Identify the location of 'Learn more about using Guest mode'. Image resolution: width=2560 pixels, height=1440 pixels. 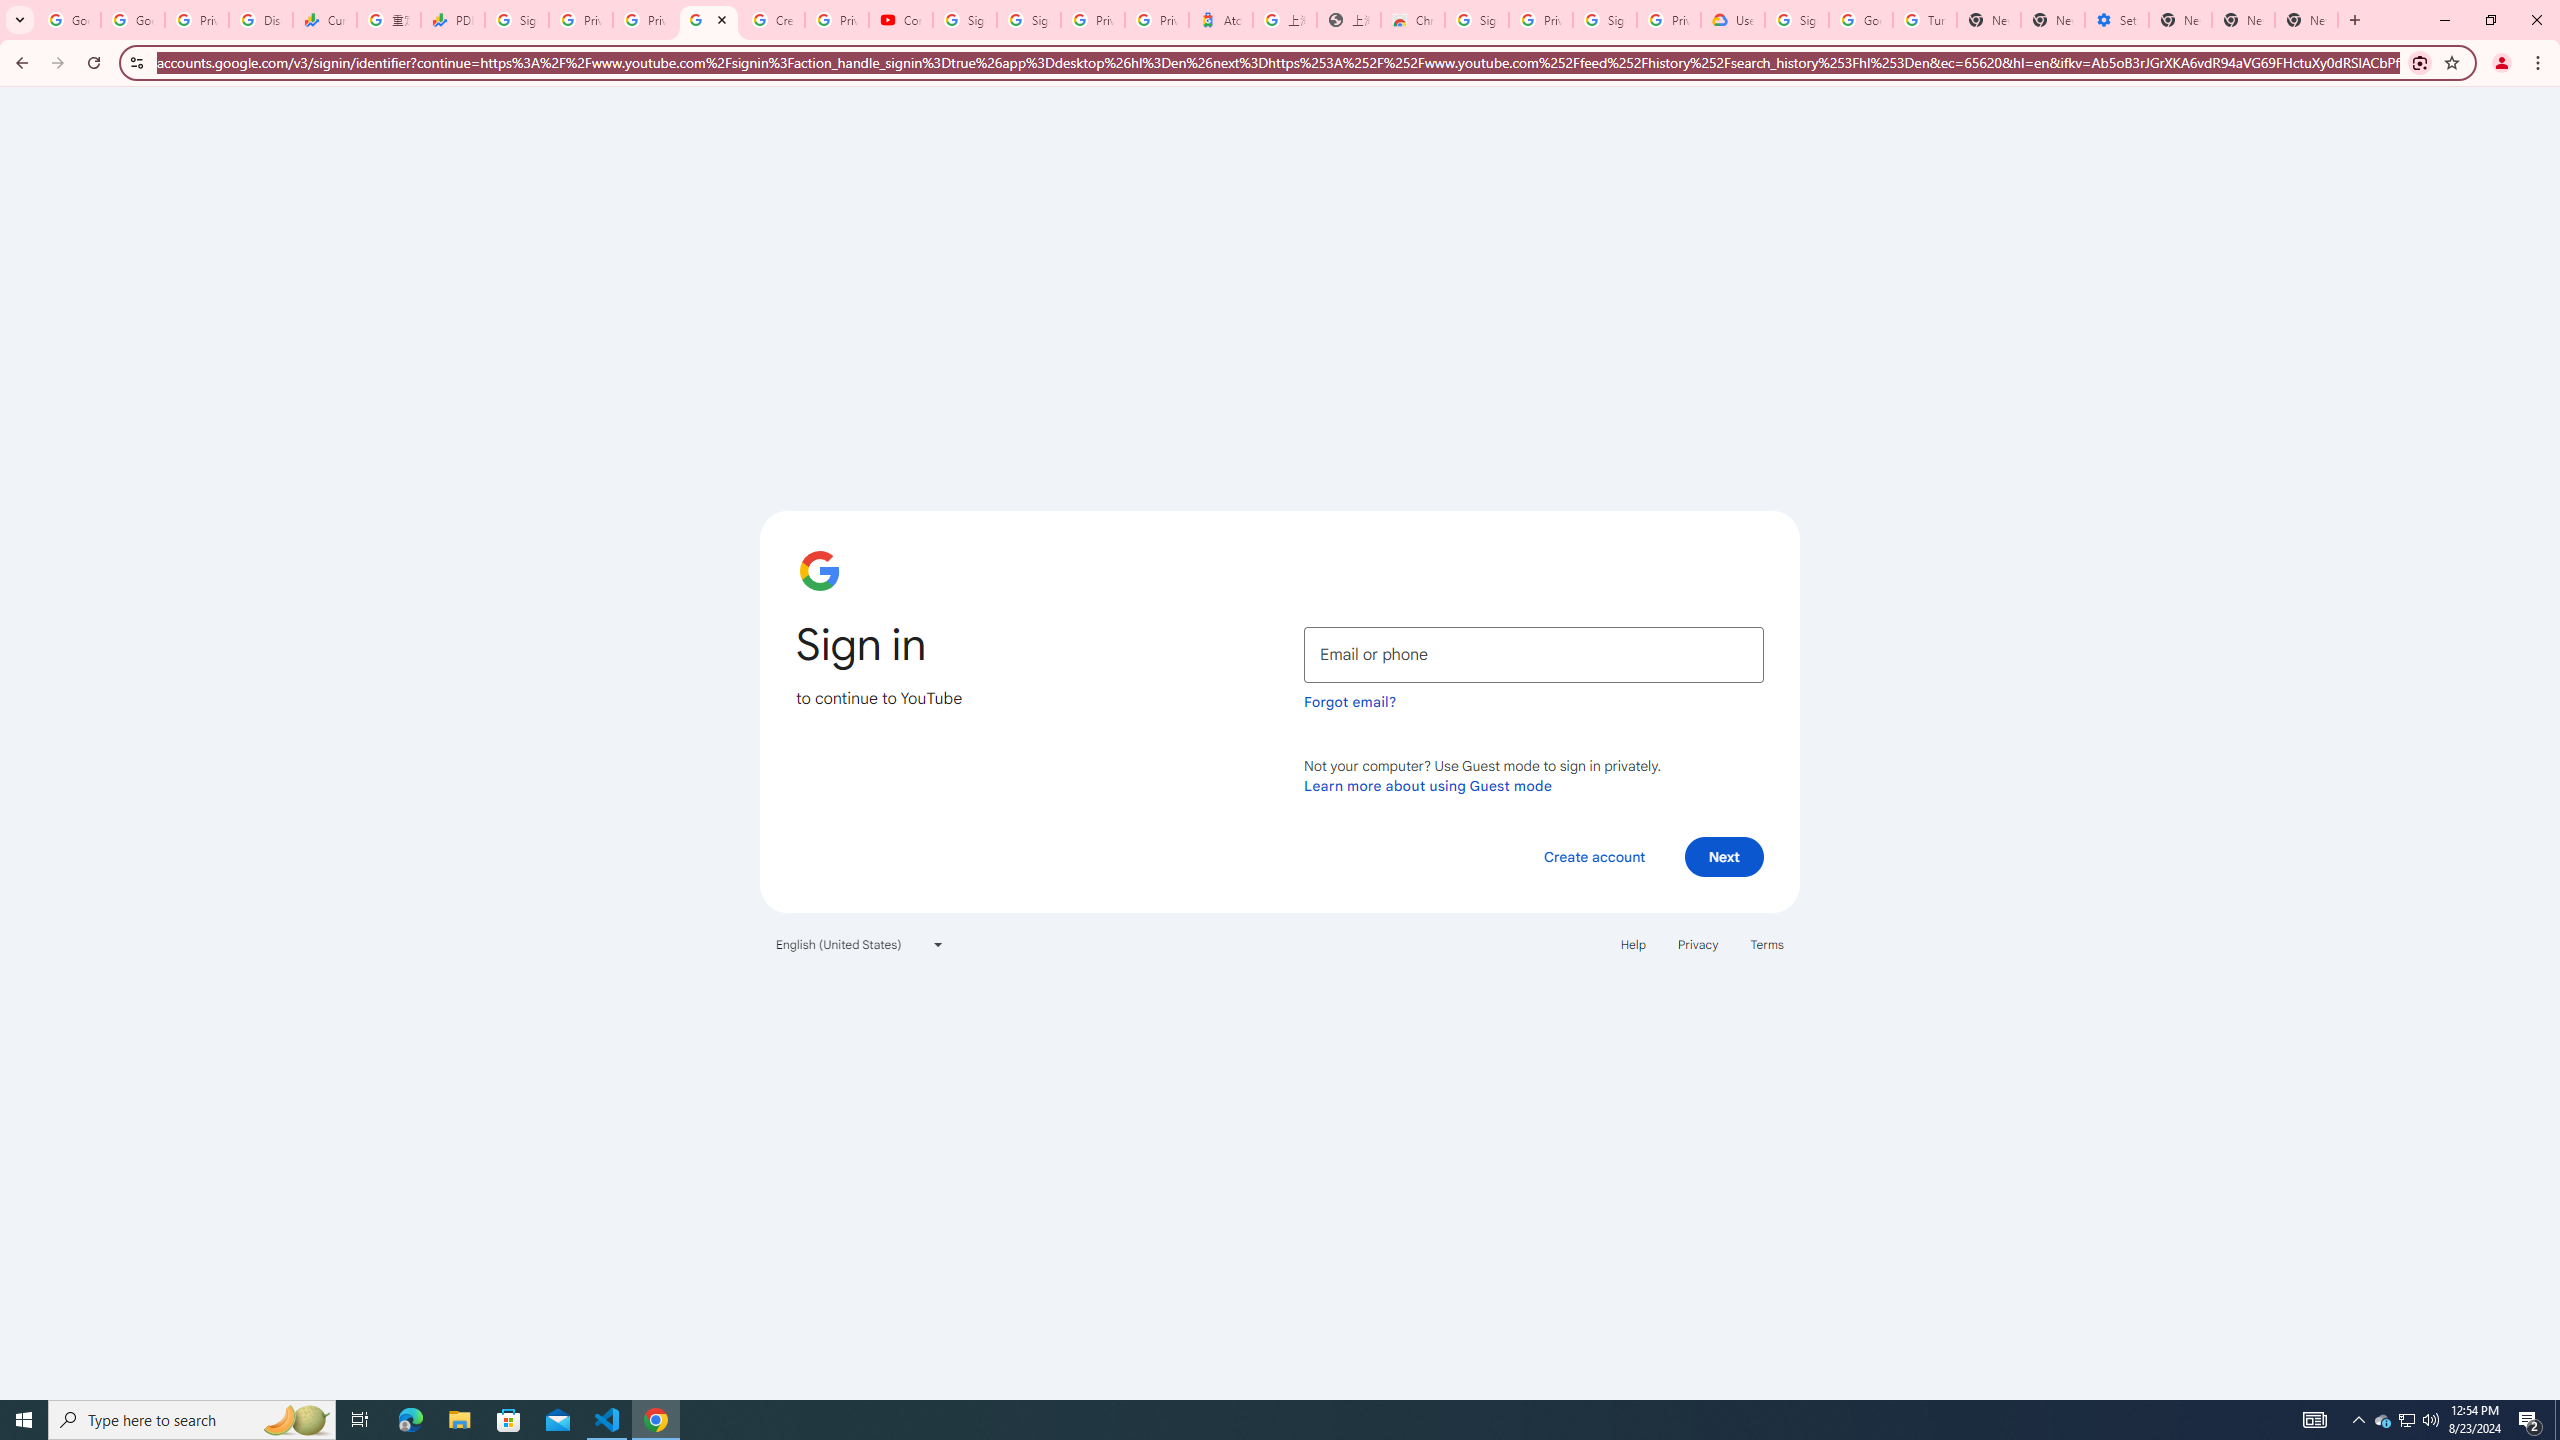
(1427, 785).